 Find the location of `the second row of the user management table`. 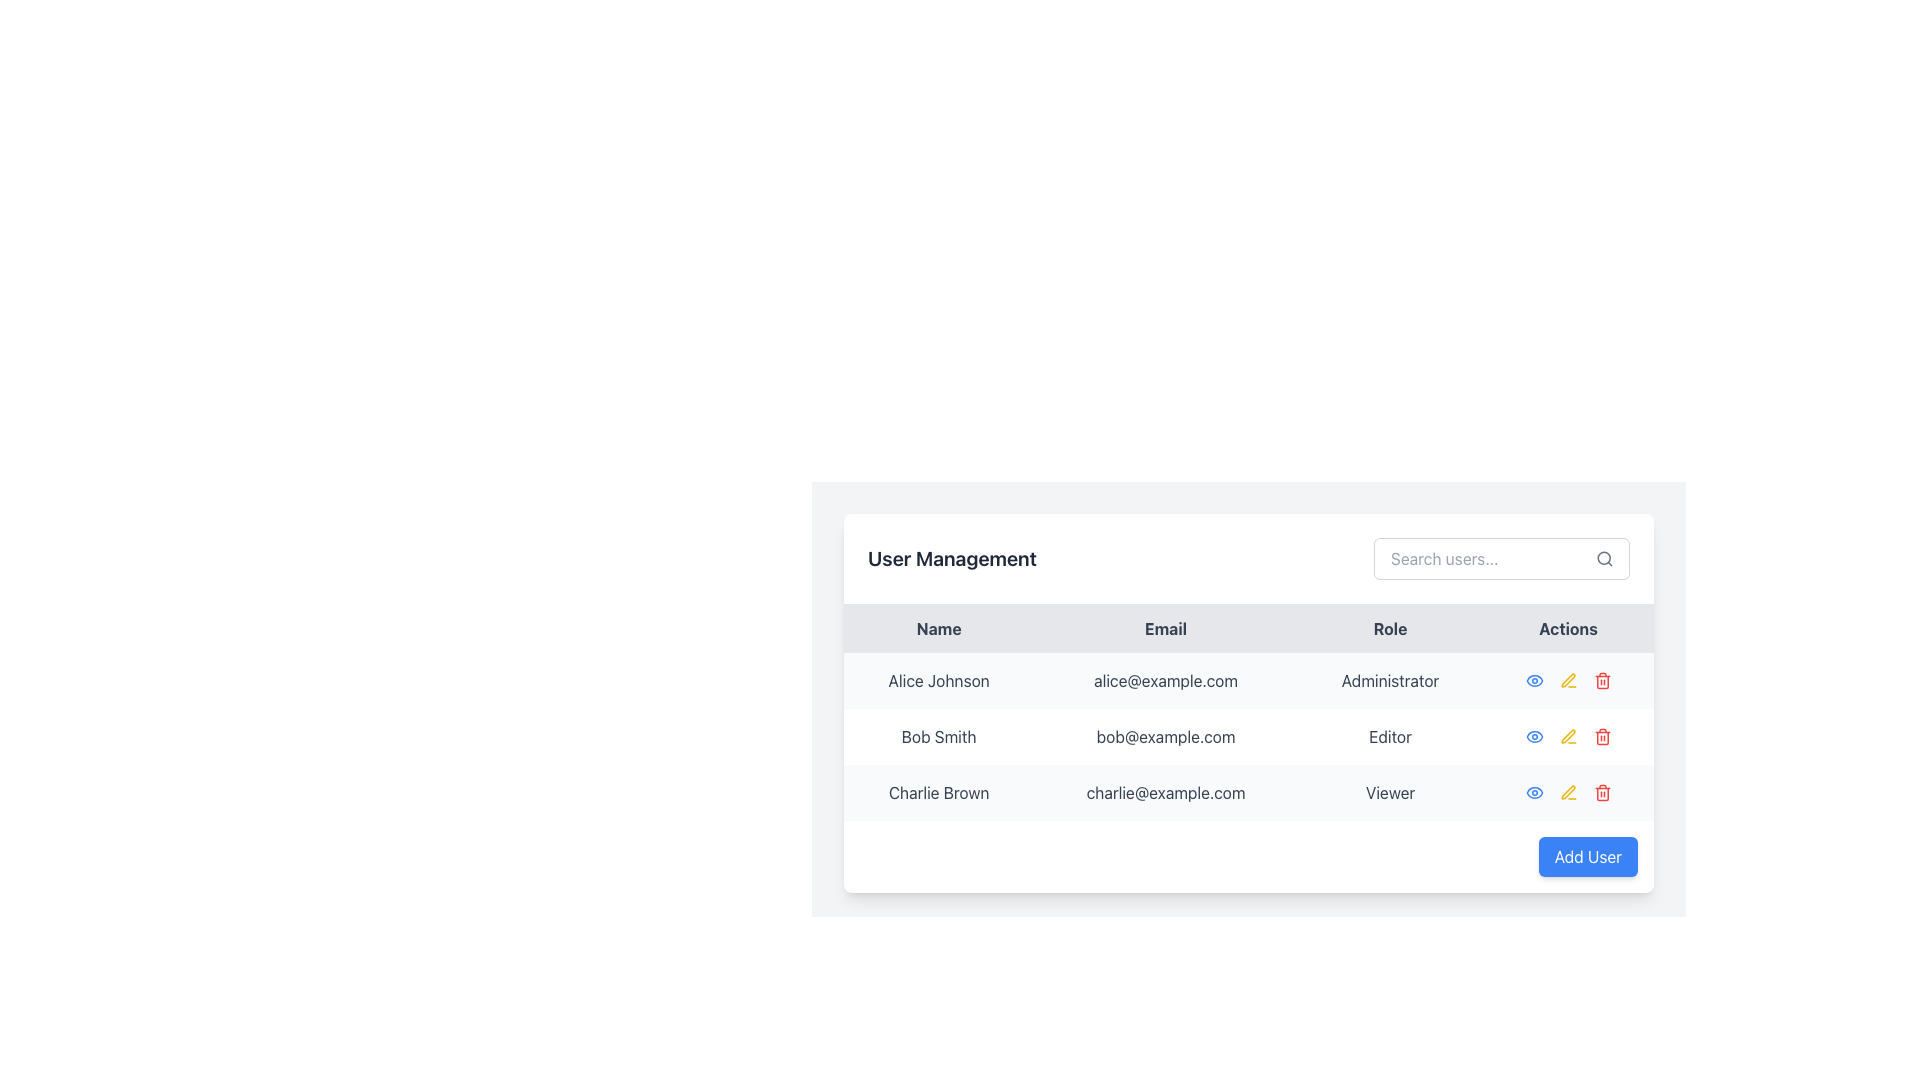

the second row of the user management table is located at coordinates (1247, 736).